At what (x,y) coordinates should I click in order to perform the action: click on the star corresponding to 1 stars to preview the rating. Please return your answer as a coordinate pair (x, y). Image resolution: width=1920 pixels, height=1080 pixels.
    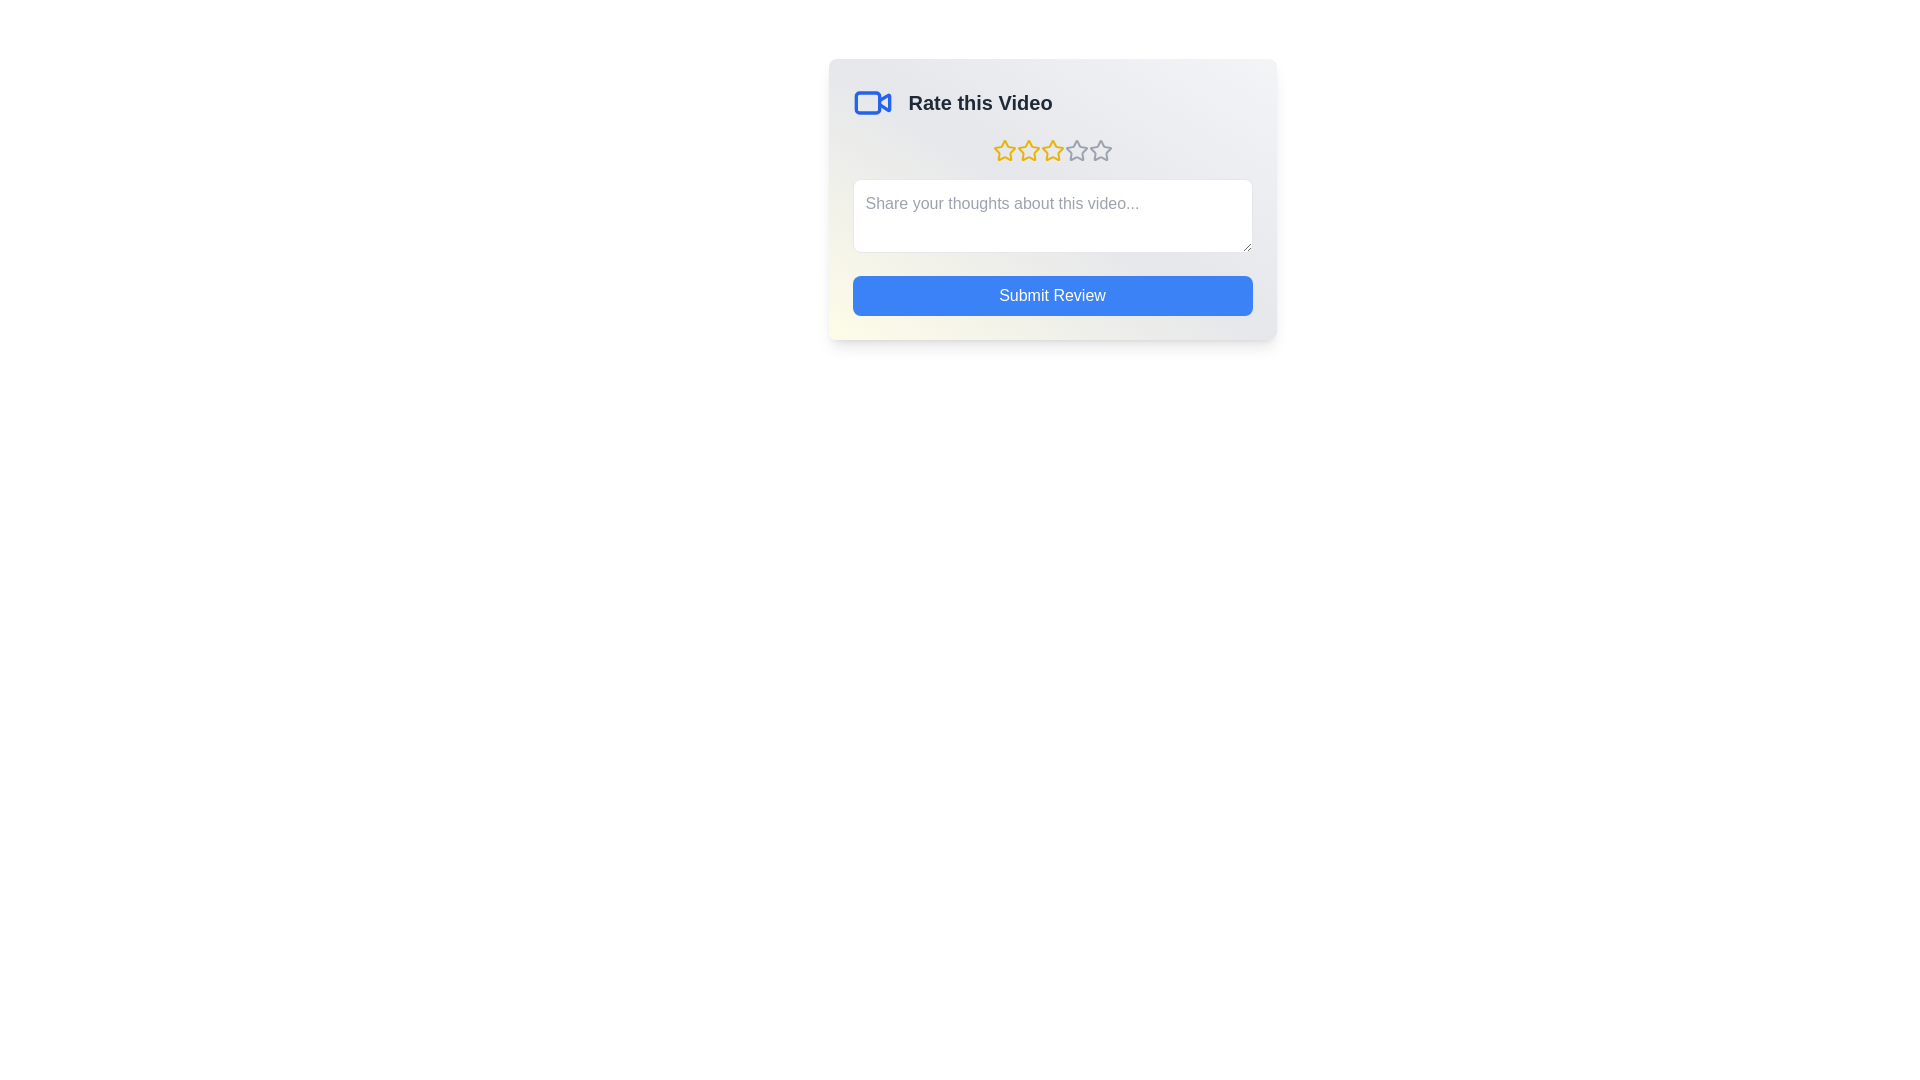
    Looking at the image, I should click on (1004, 149).